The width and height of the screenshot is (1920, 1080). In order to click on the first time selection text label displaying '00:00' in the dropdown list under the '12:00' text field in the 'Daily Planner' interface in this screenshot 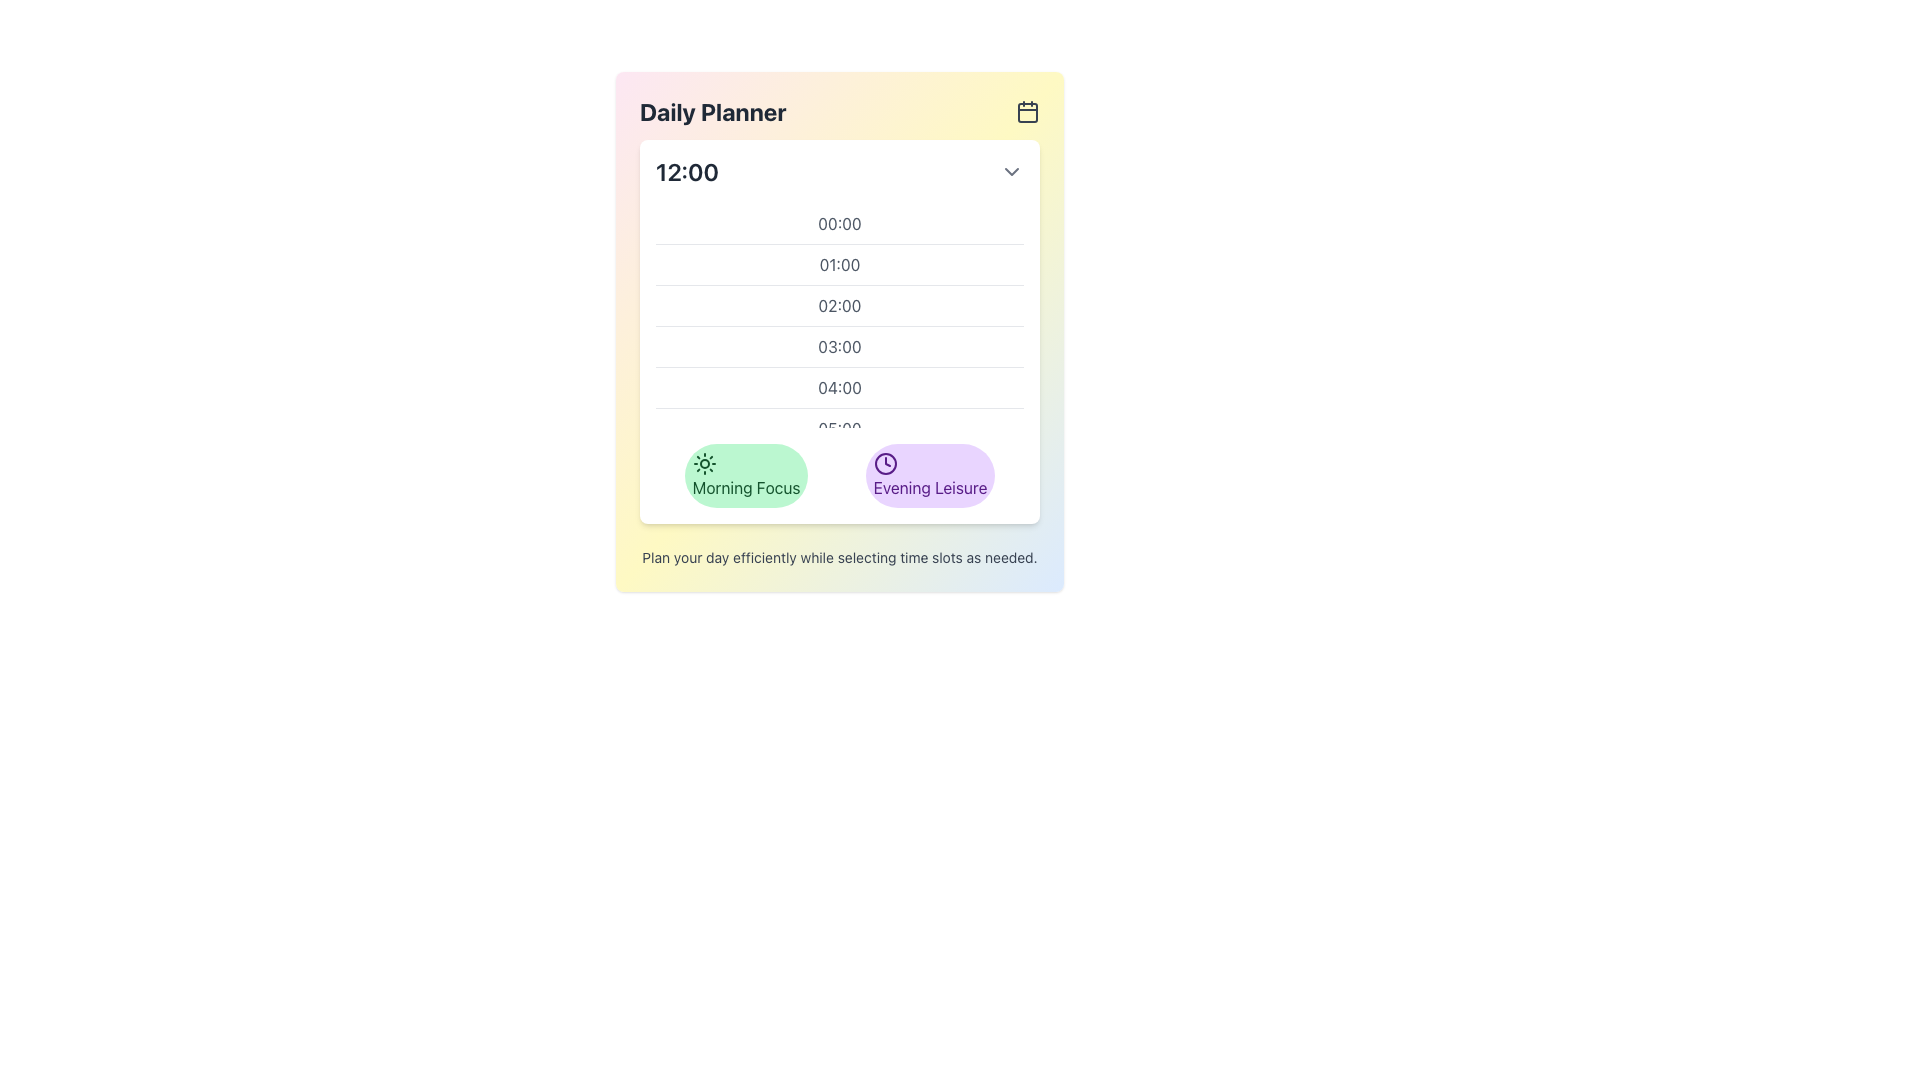, I will do `click(840, 223)`.